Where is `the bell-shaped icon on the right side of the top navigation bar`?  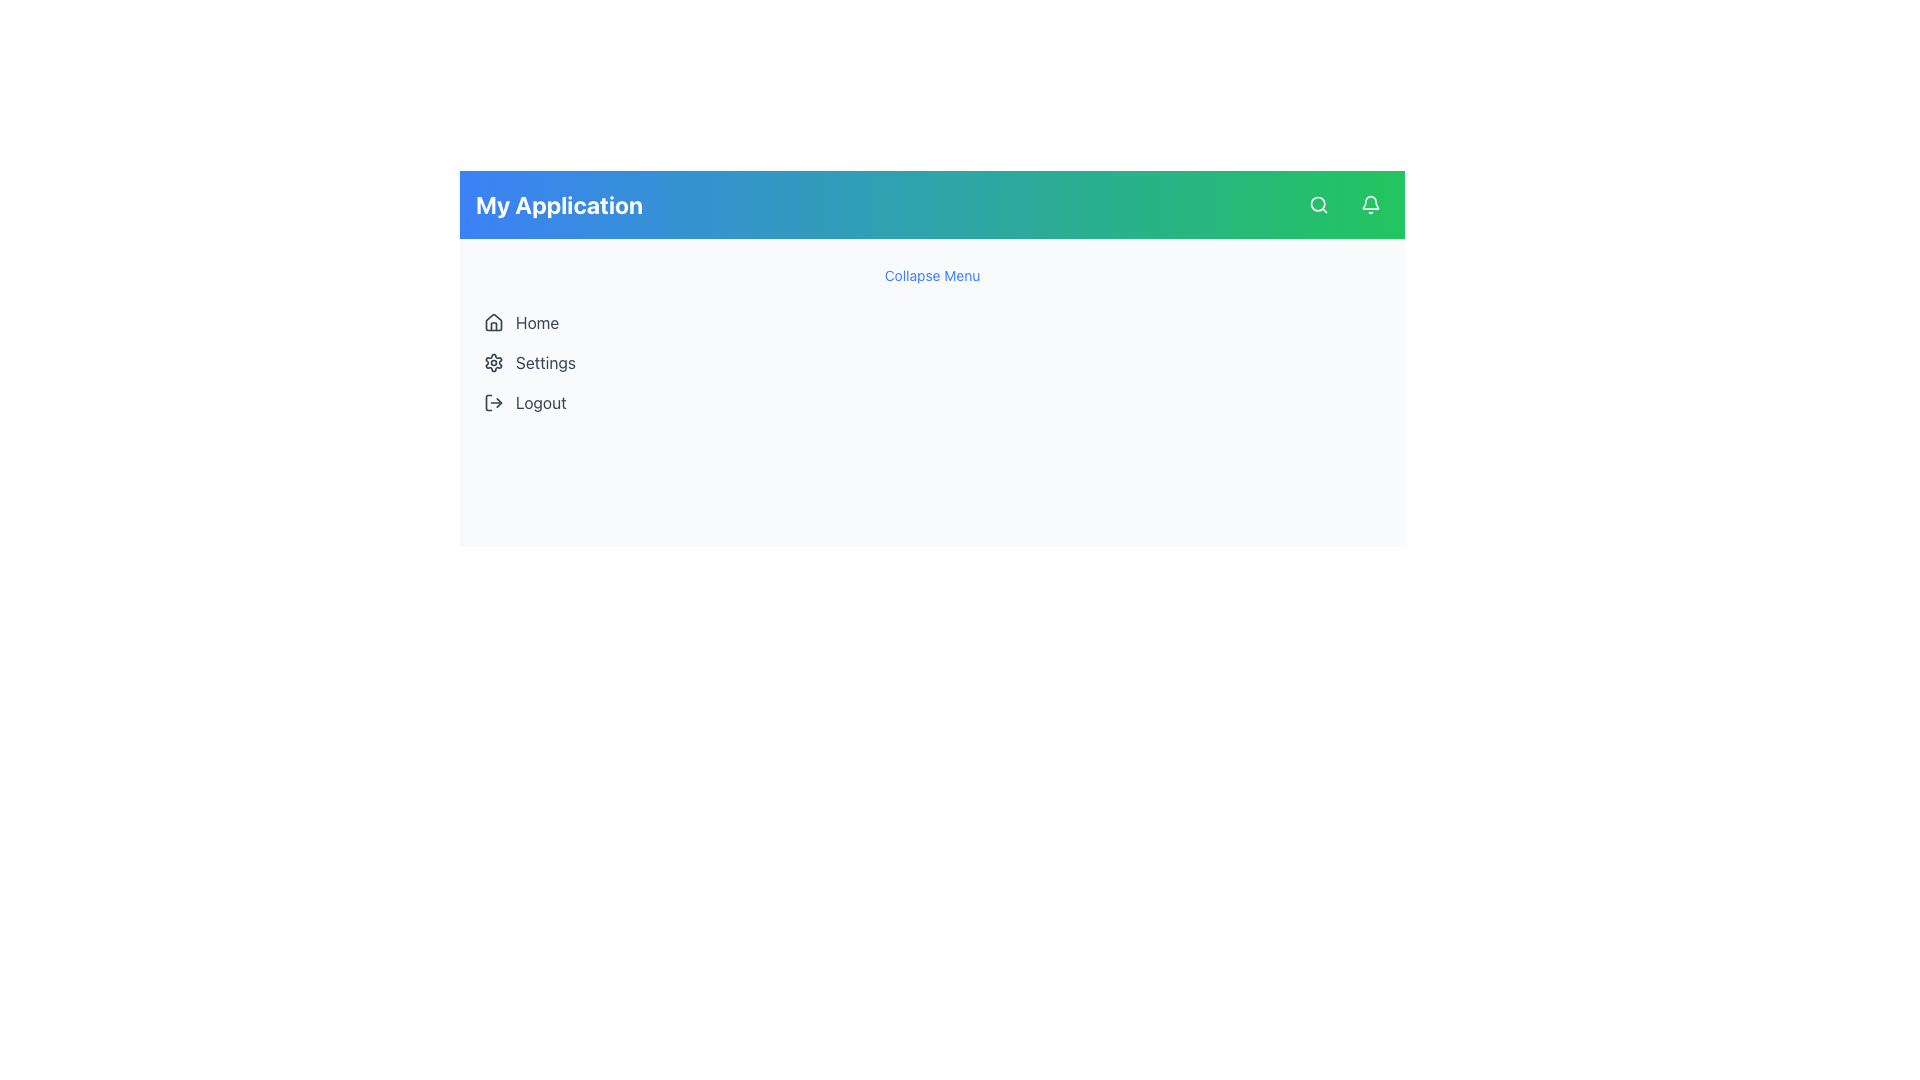
the bell-shaped icon on the right side of the top navigation bar is located at coordinates (1370, 204).